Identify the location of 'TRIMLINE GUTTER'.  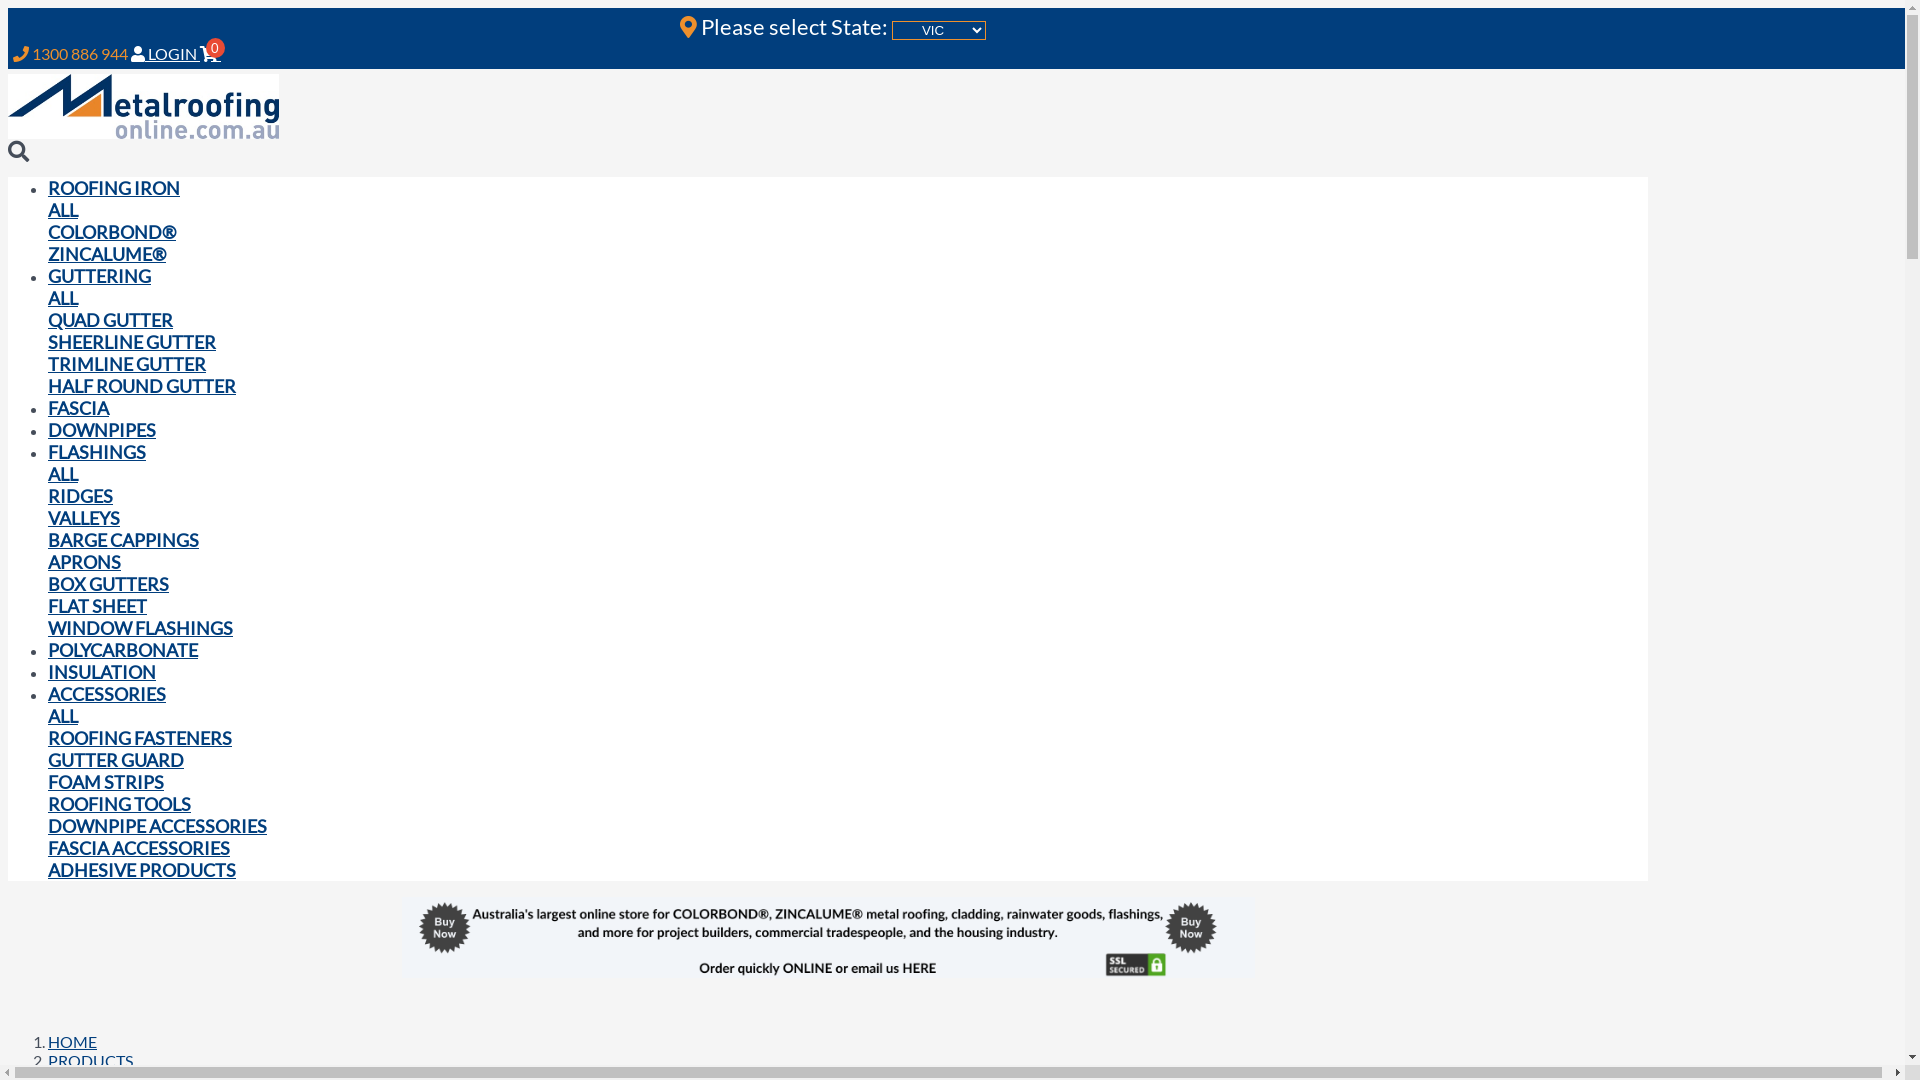
(125, 363).